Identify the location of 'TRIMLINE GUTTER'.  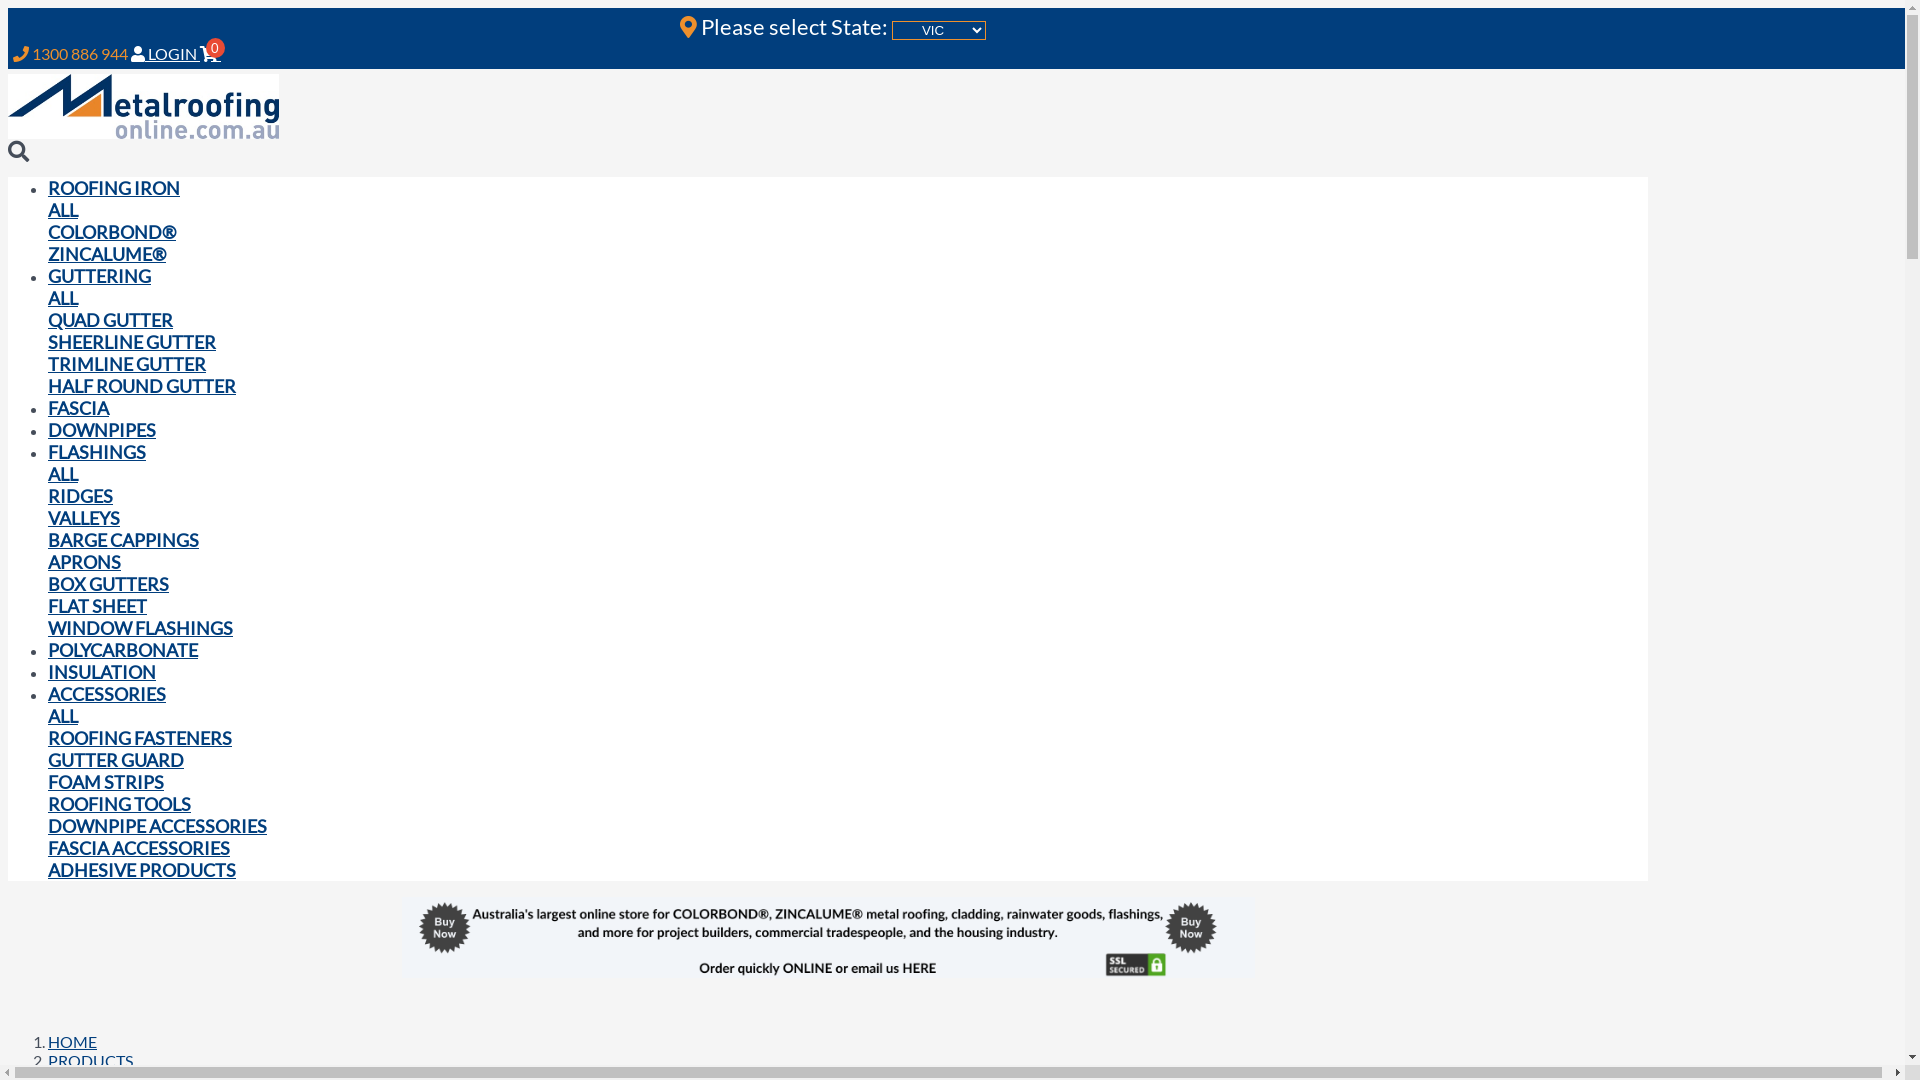
(125, 363).